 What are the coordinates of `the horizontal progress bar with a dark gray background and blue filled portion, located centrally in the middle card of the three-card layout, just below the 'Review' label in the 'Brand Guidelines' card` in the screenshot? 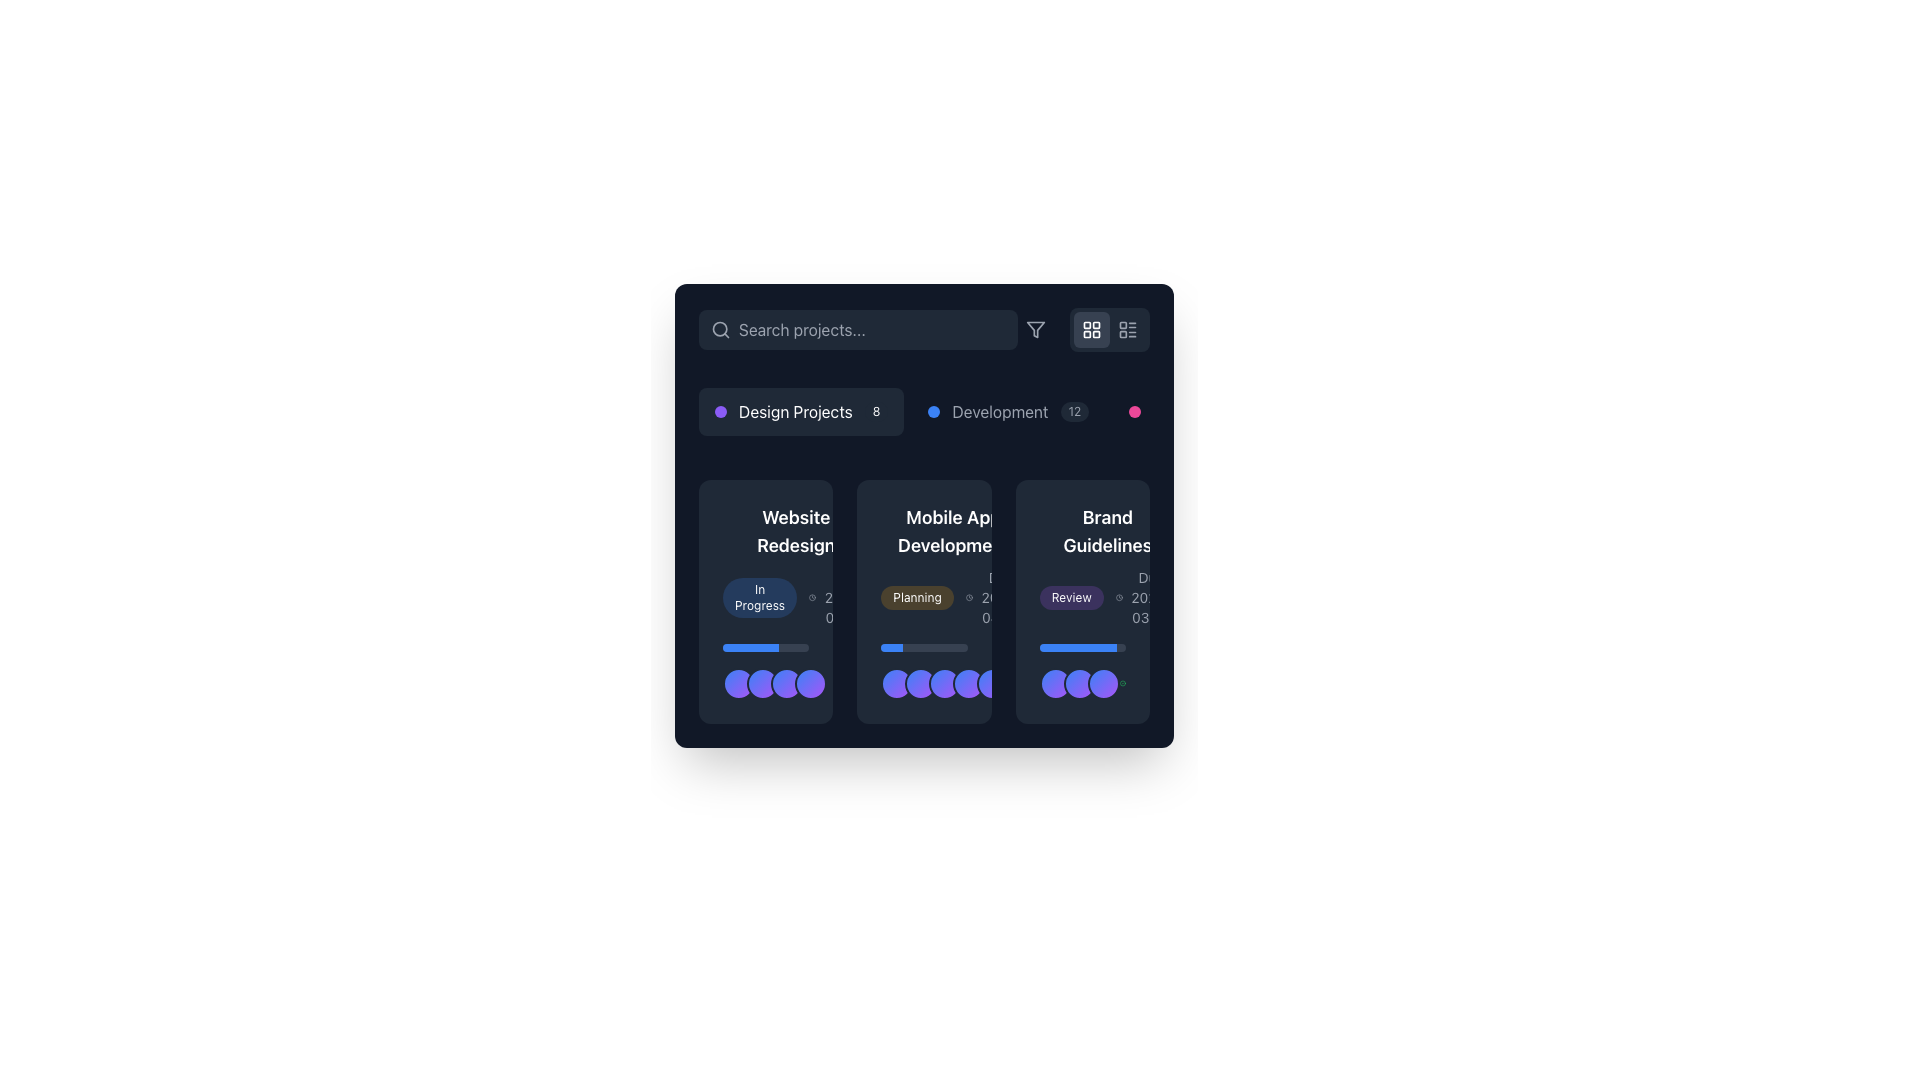 It's located at (1081, 648).